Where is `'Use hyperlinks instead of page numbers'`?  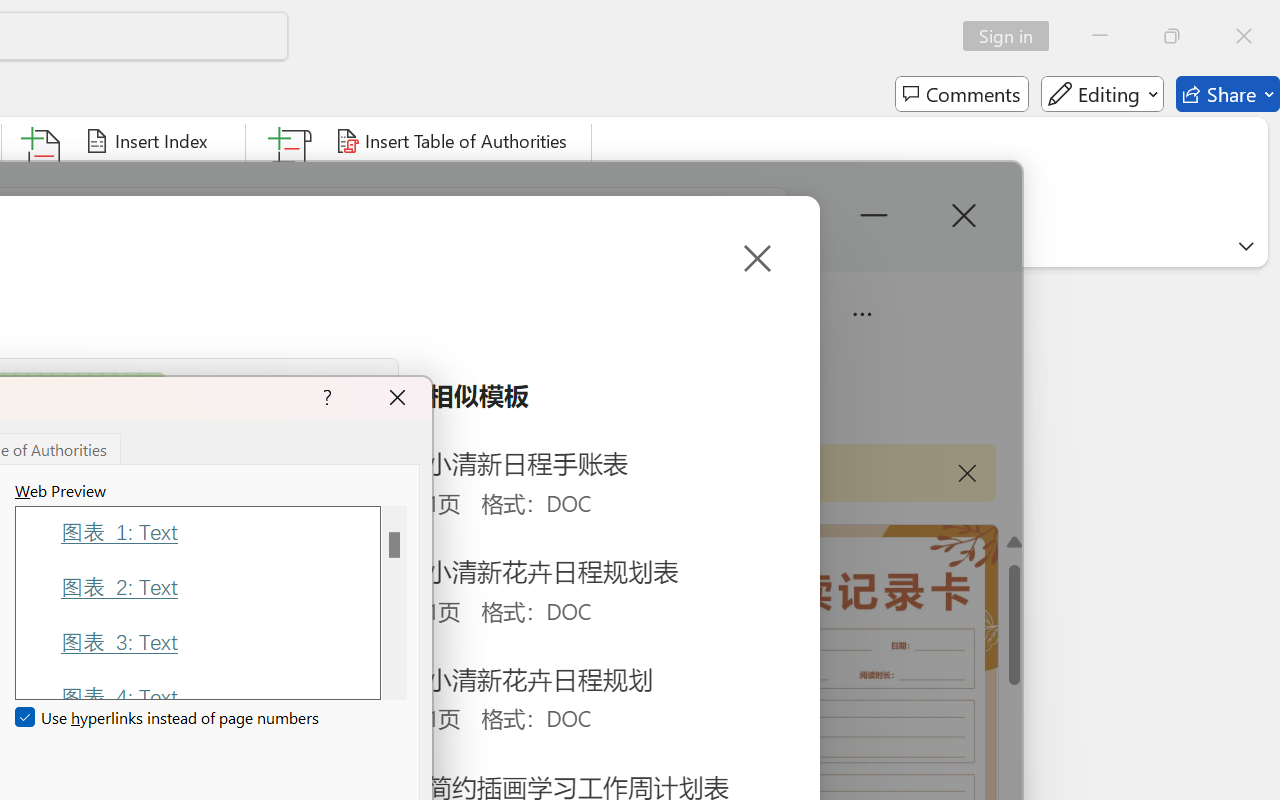 'Use hyperlinks instead of page numbers' is located at coordinates (168, 717).